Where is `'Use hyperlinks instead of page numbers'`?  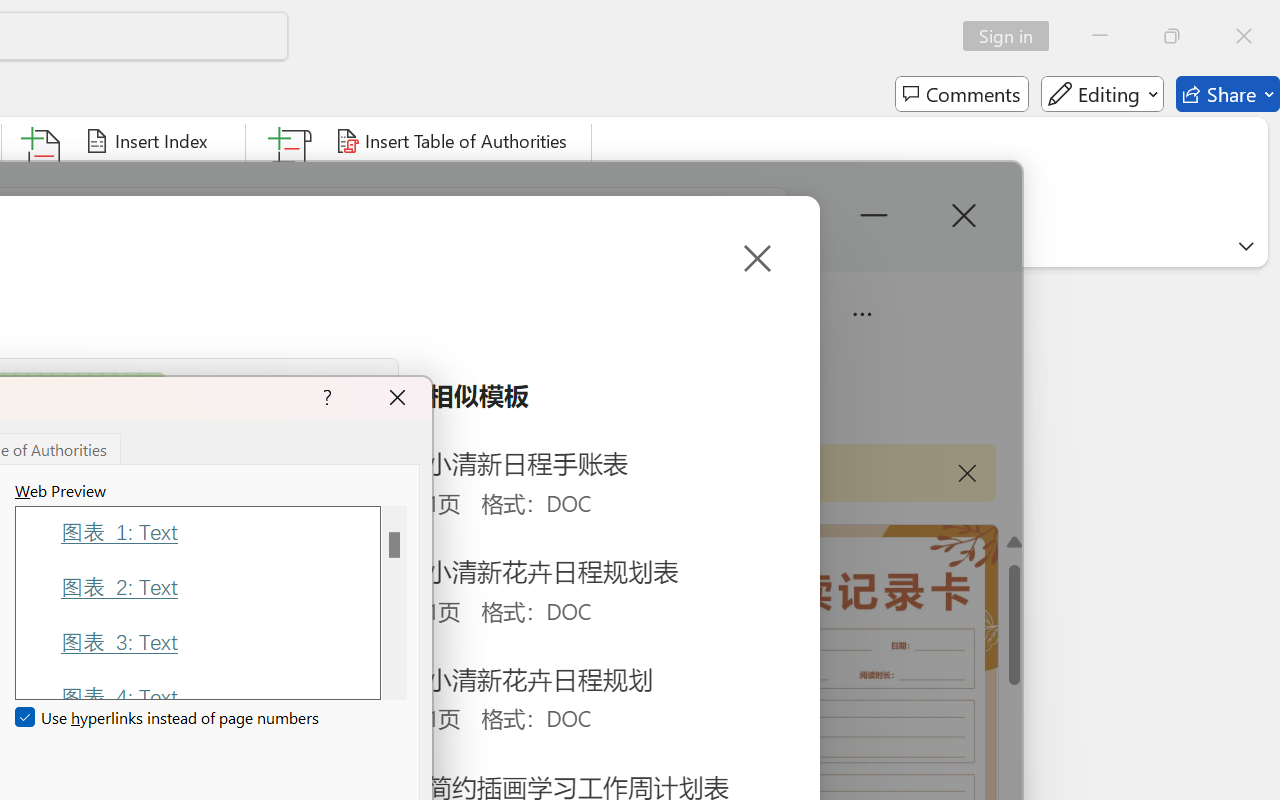 'Use hyperlinks instead of page numbers' is located at coordinates (168, 717).